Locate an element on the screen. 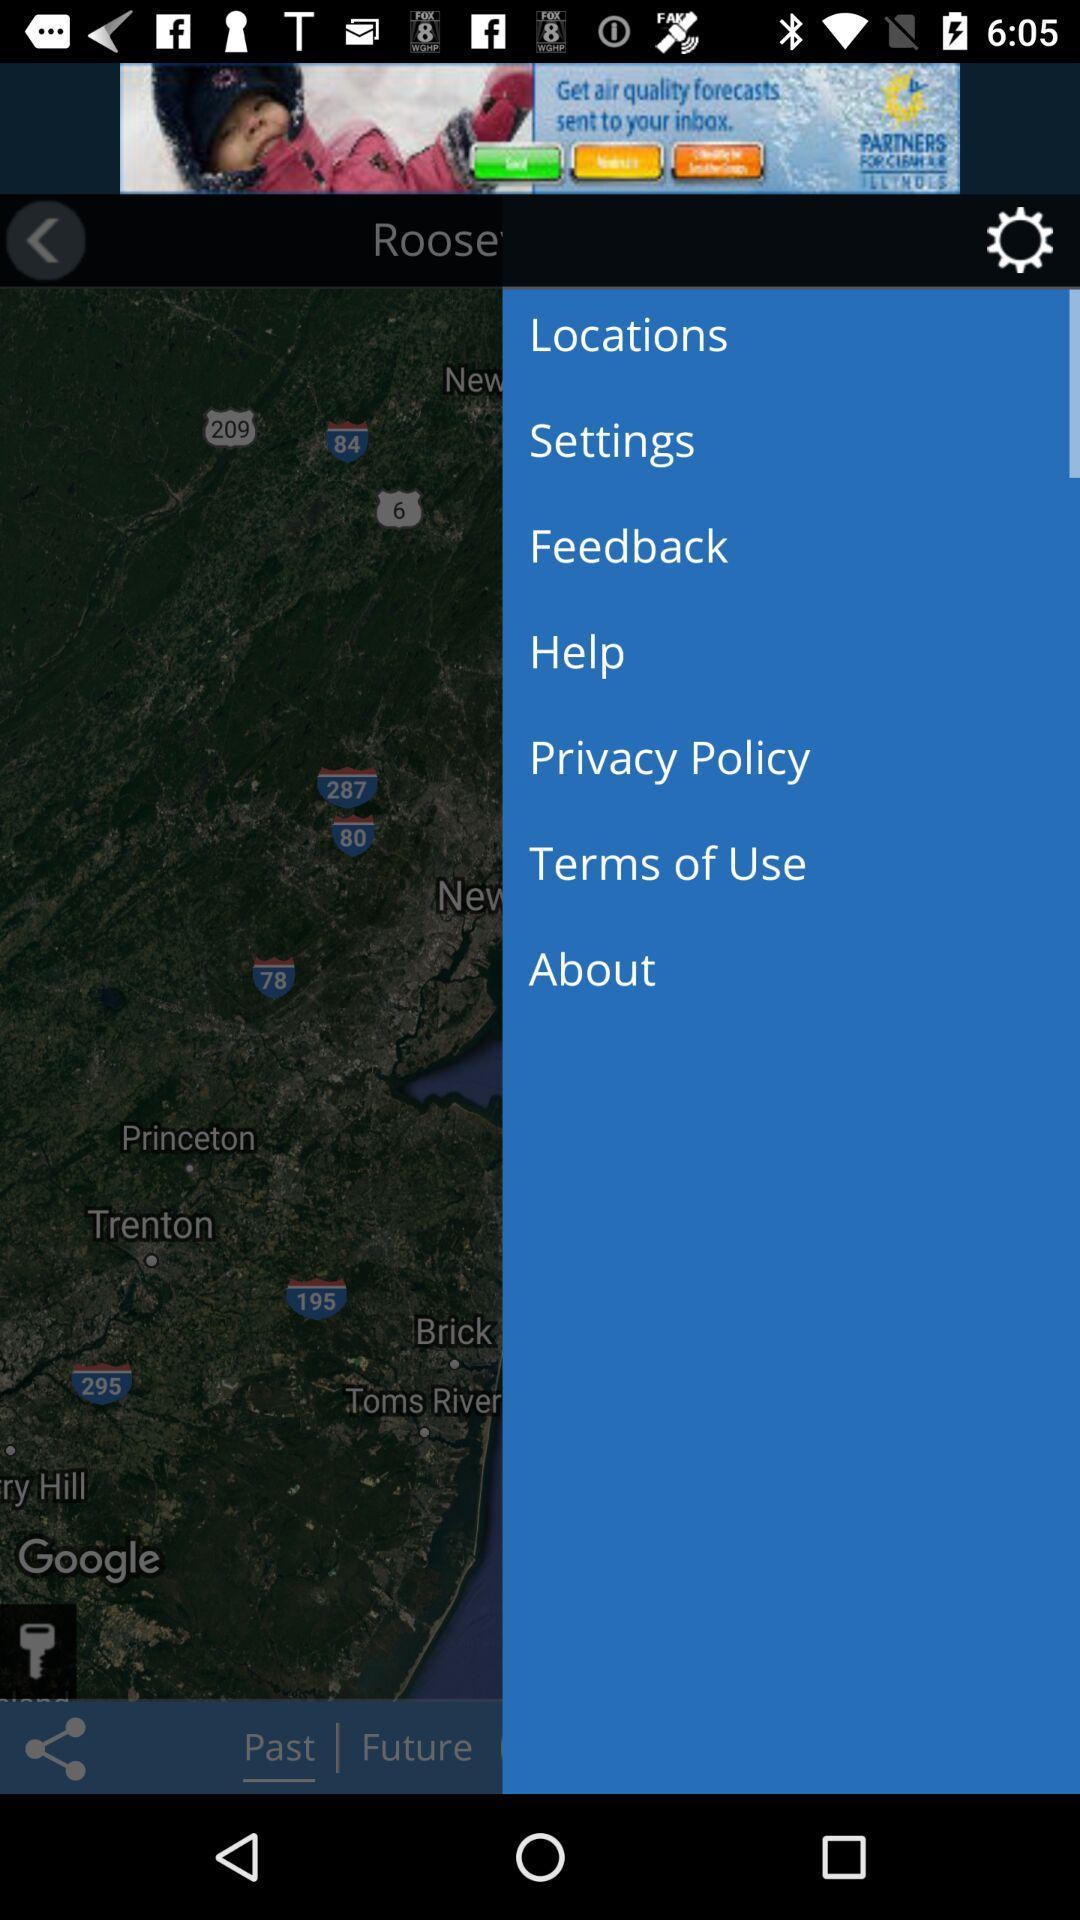 This screenshot has width=1080, height=1920. the button at the top right corner of the page is located at coordinates (1026, 240).